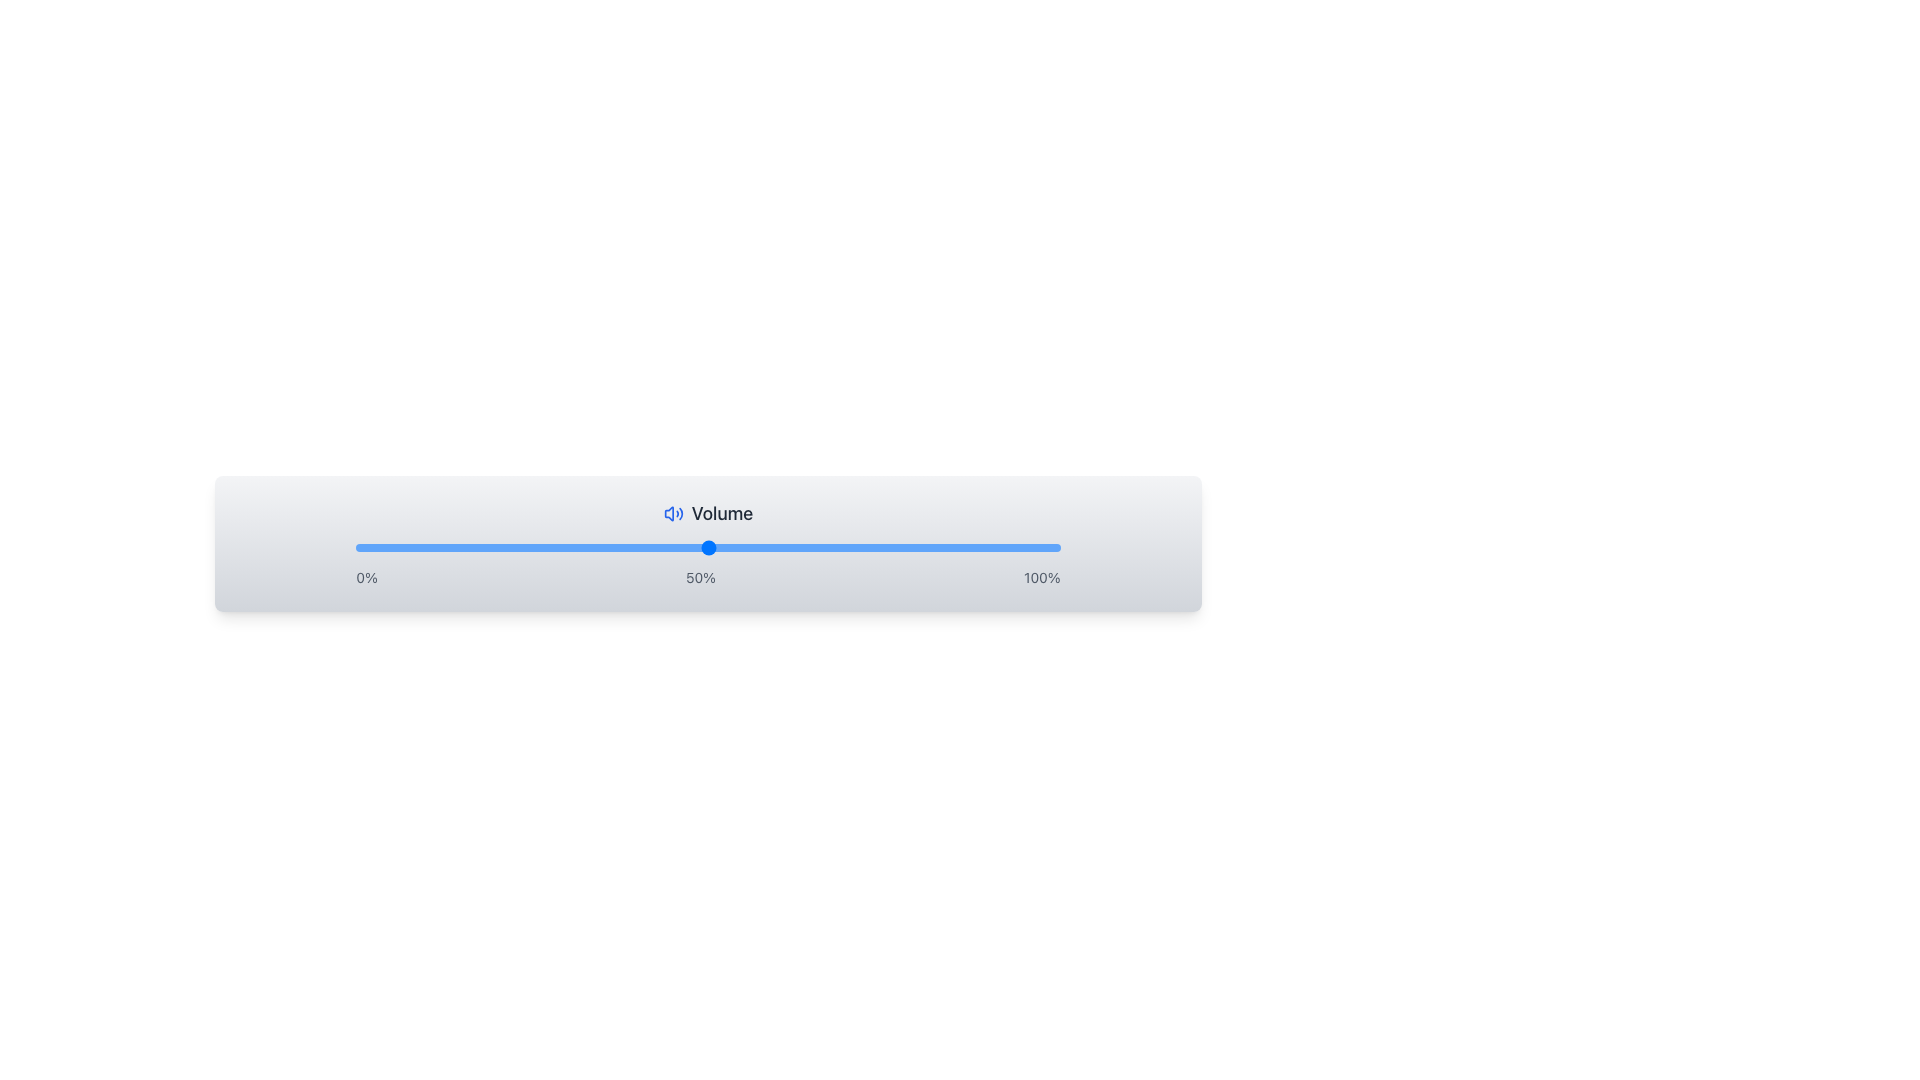  I want to click on the volume, so click(820, 547).